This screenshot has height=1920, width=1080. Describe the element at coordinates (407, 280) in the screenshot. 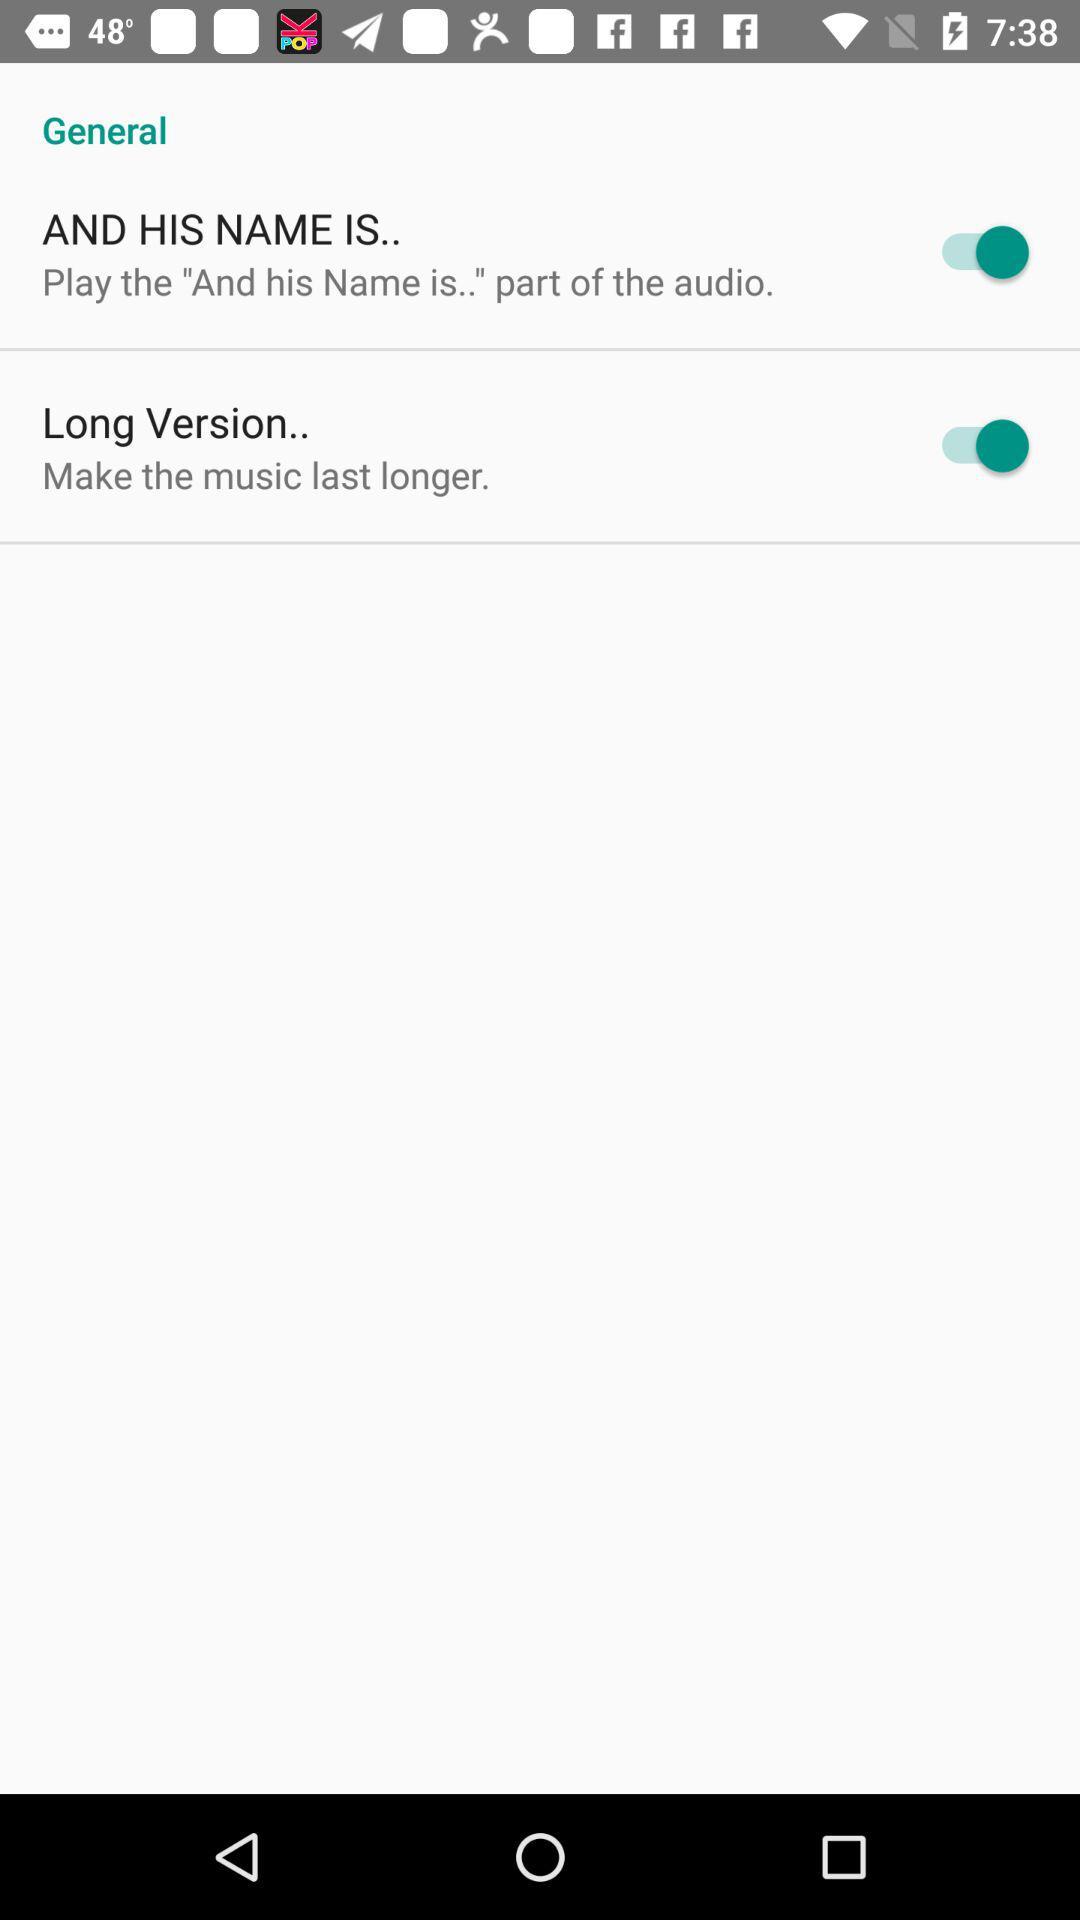

I see `the play the and` at that location.